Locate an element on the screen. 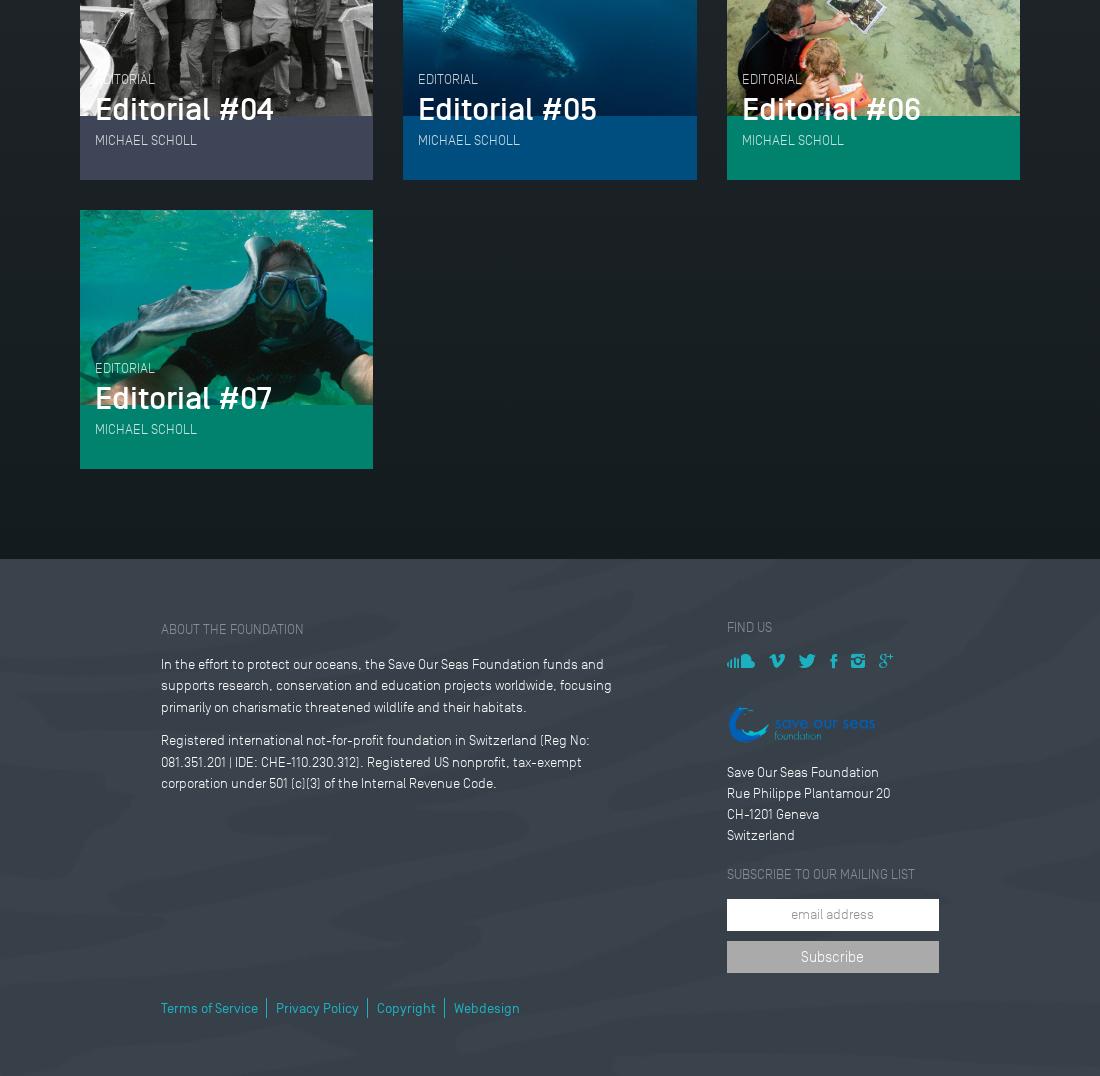 This screenshot has width=1100, height=1076. 'Rue Philippe Plantamour 20' is located at coordinates (807, 792).